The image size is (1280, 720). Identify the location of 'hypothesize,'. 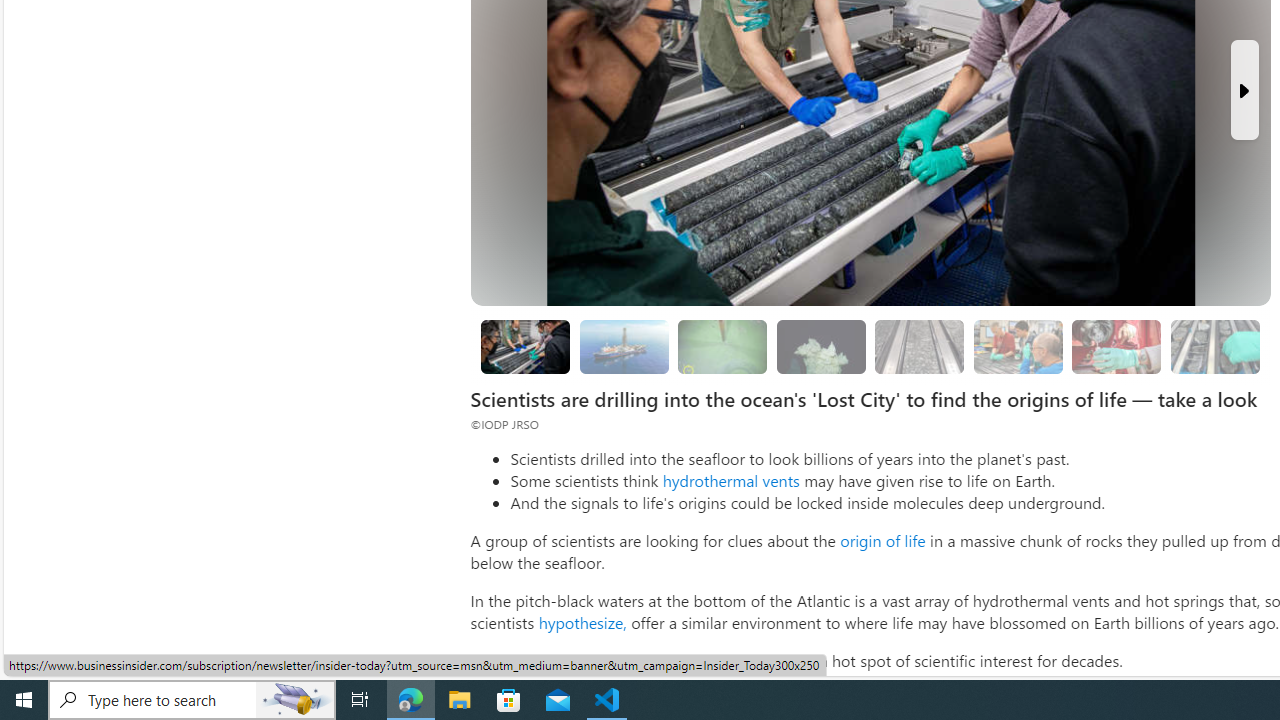
(581, 621).